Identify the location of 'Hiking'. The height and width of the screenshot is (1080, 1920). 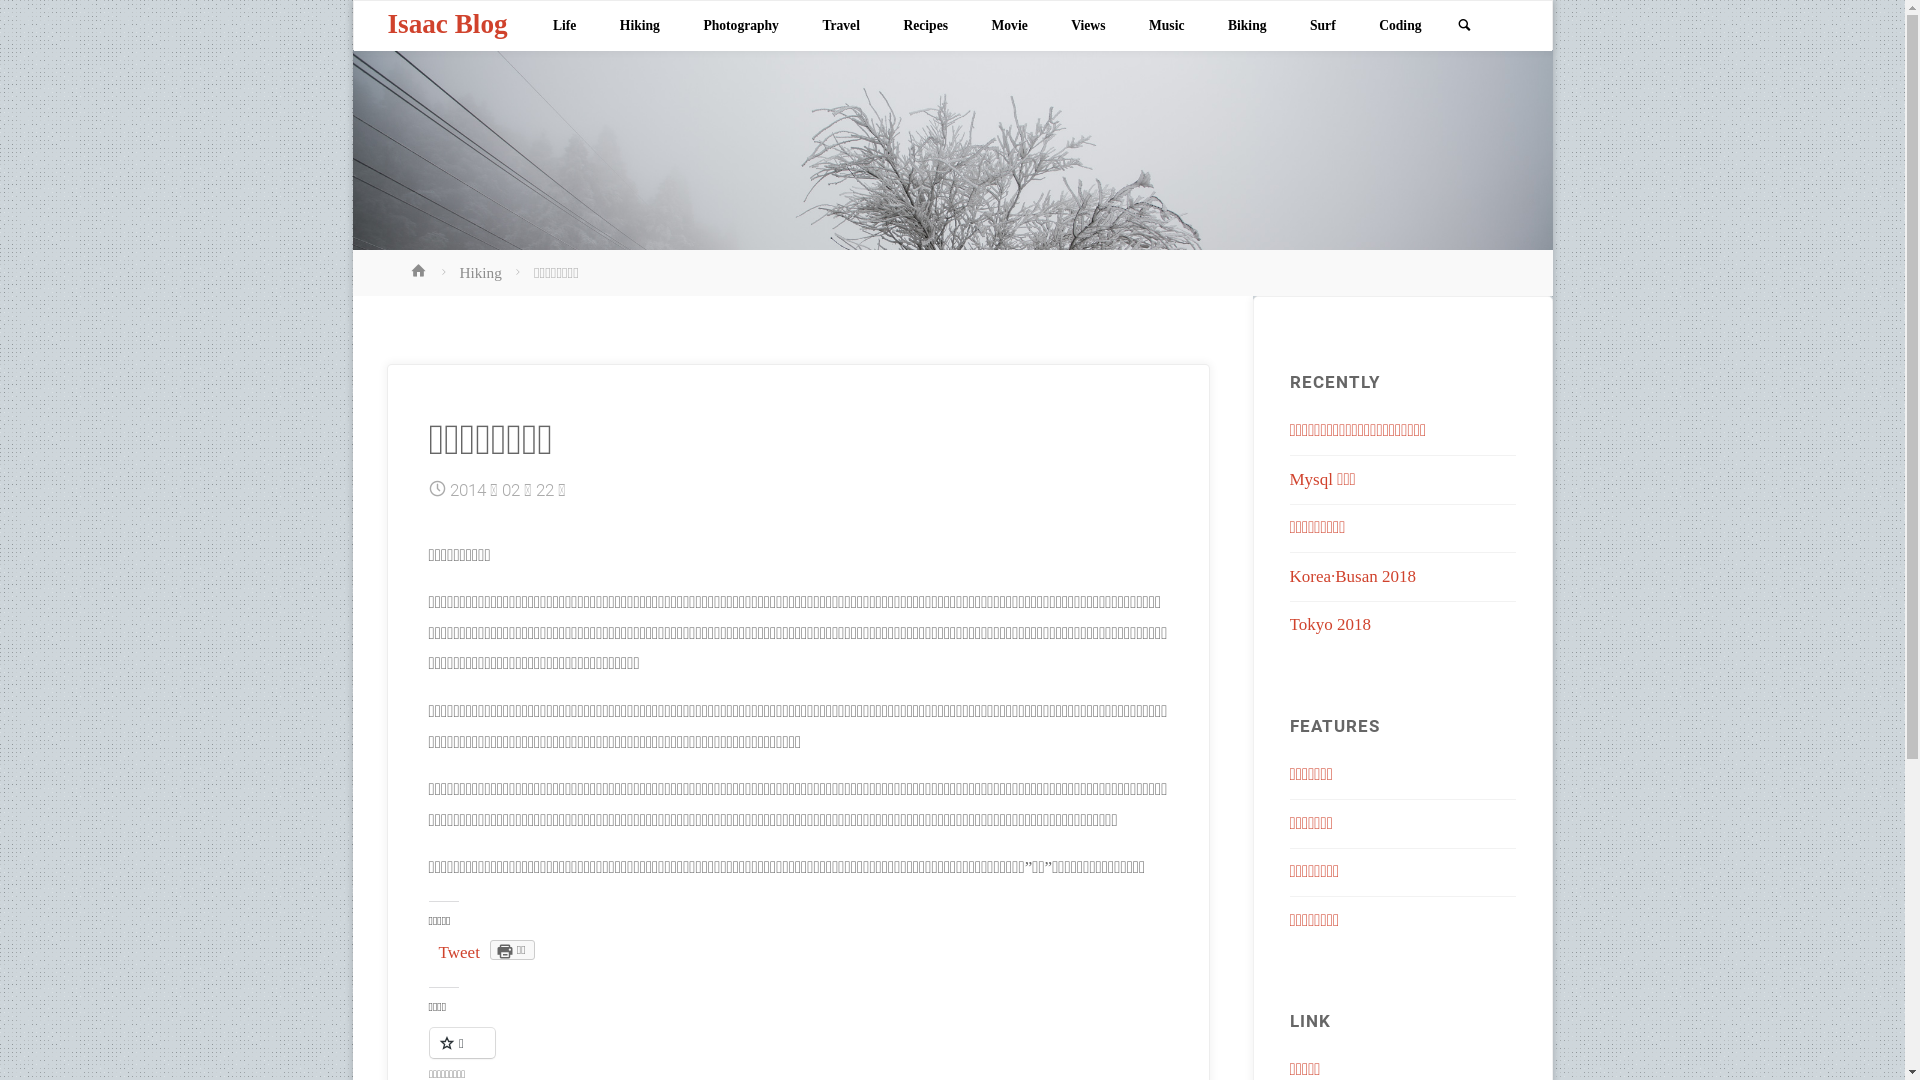
(480, 272).